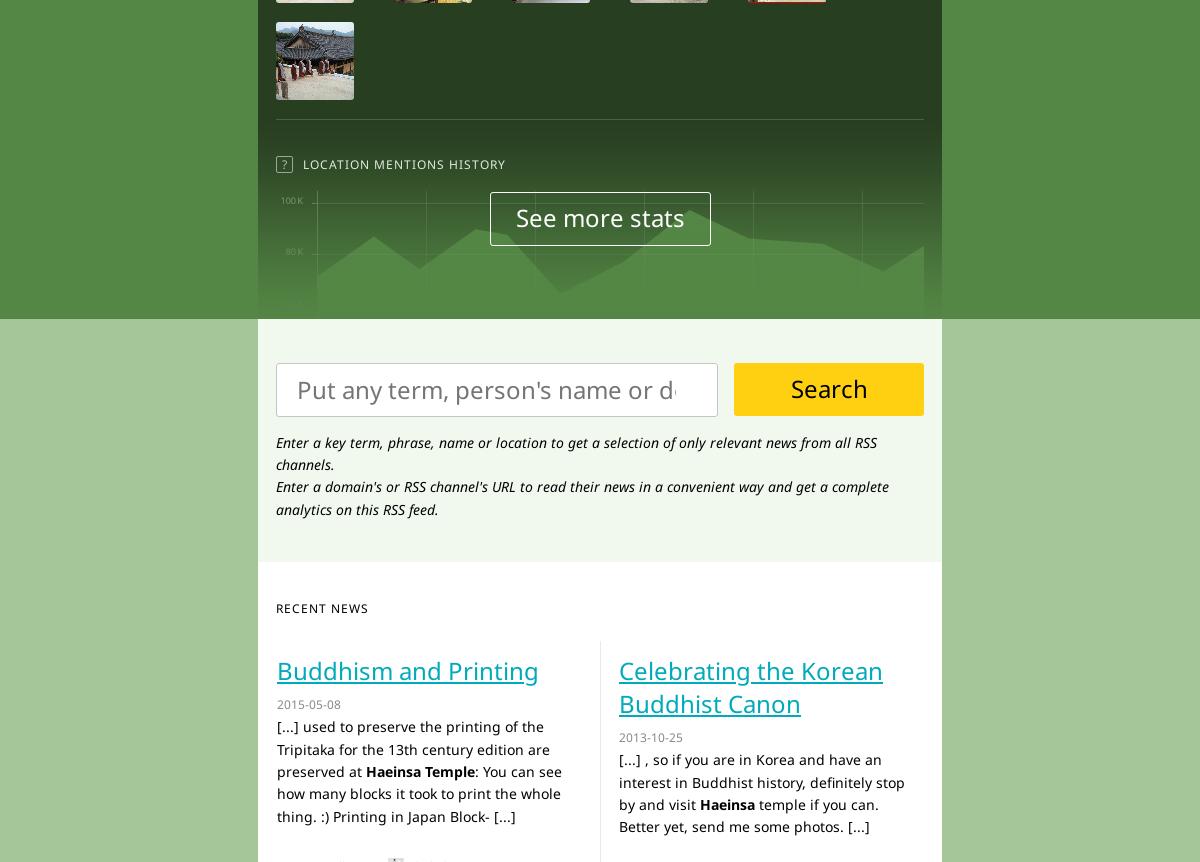 This screenshot has width=1200, height=862. I want to click on '[...] used to preserve the printing of the Tripitaka for the 13th century edition are preserved at', so click(413, 748).